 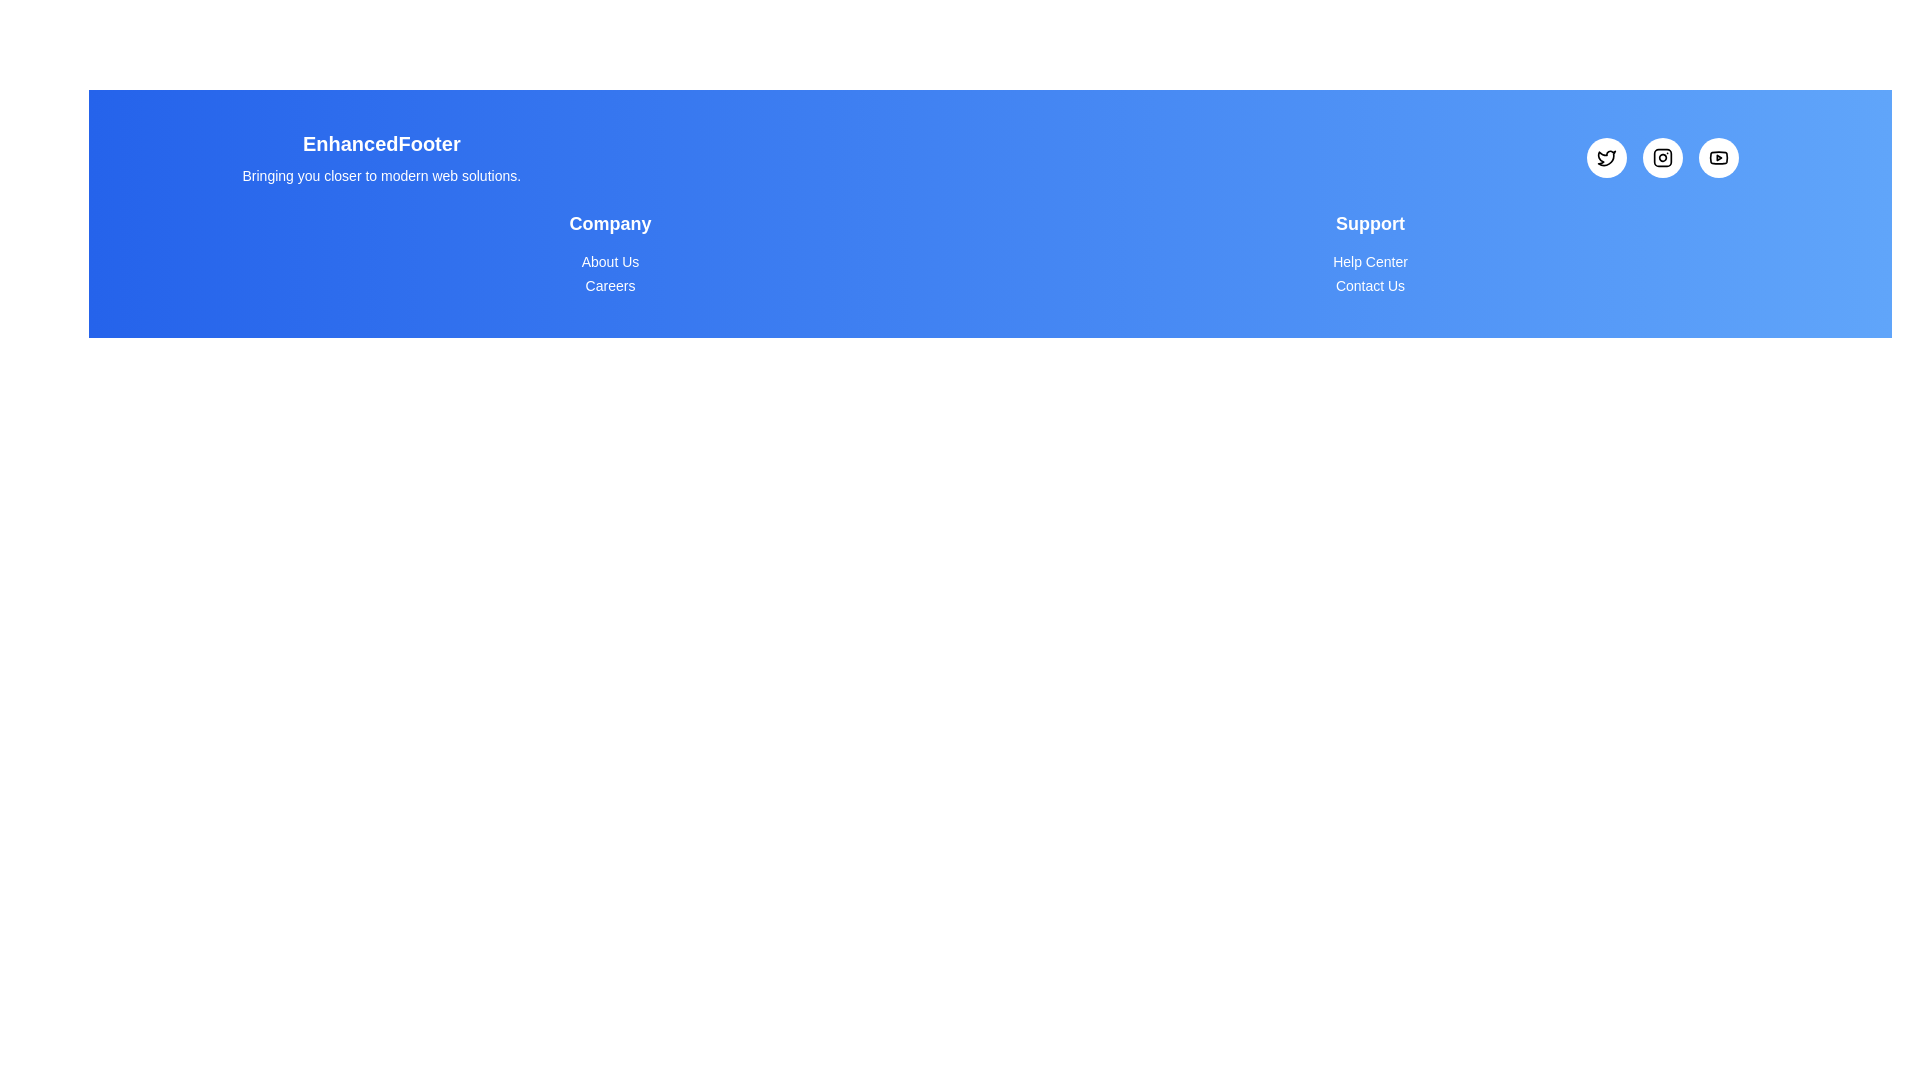 I want to click on the third circular social media button located on the right side of the footer section, which links to a YouTube page, so click(x=1717, y=157).